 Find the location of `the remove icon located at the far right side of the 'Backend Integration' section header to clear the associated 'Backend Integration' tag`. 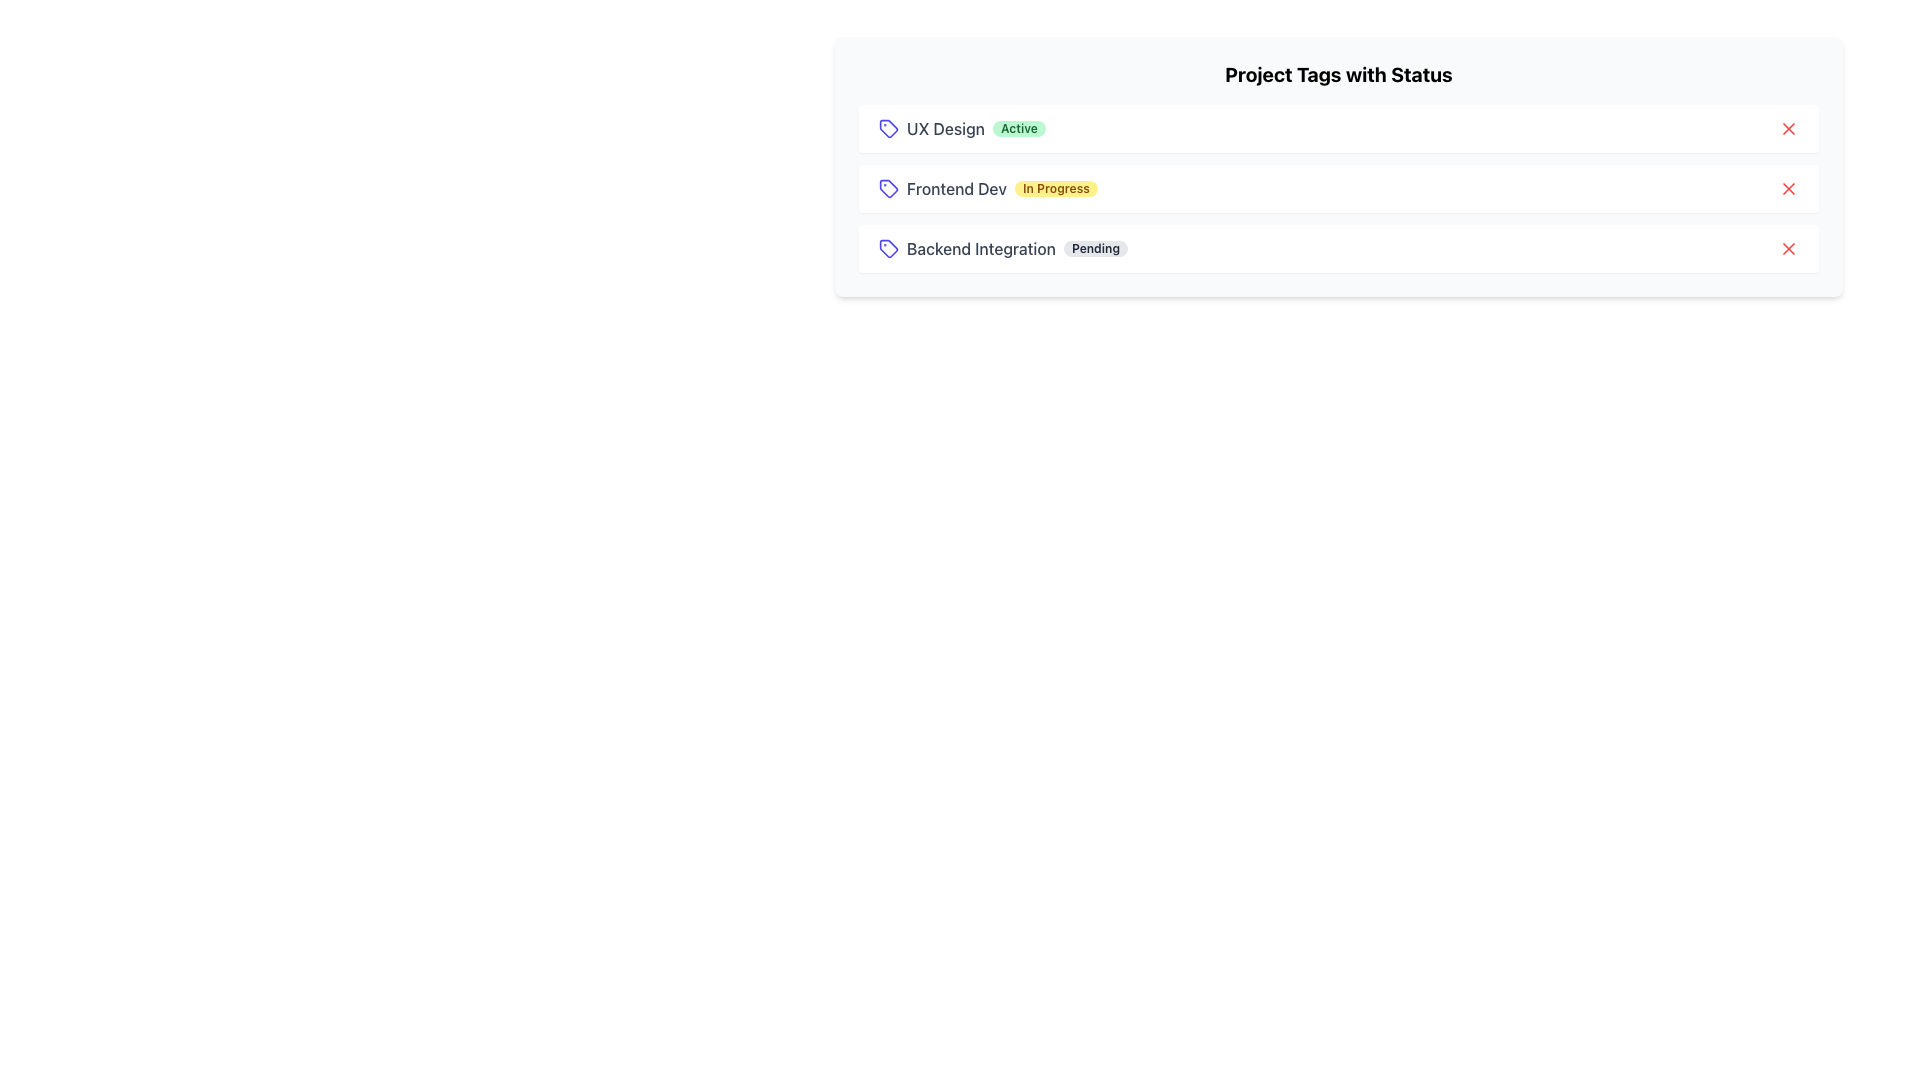

the remove icon located at the far right side of the 'Backend Integration' section header to clear the associated 'Backend Integration' tag is located at coordinates (1789, 189).